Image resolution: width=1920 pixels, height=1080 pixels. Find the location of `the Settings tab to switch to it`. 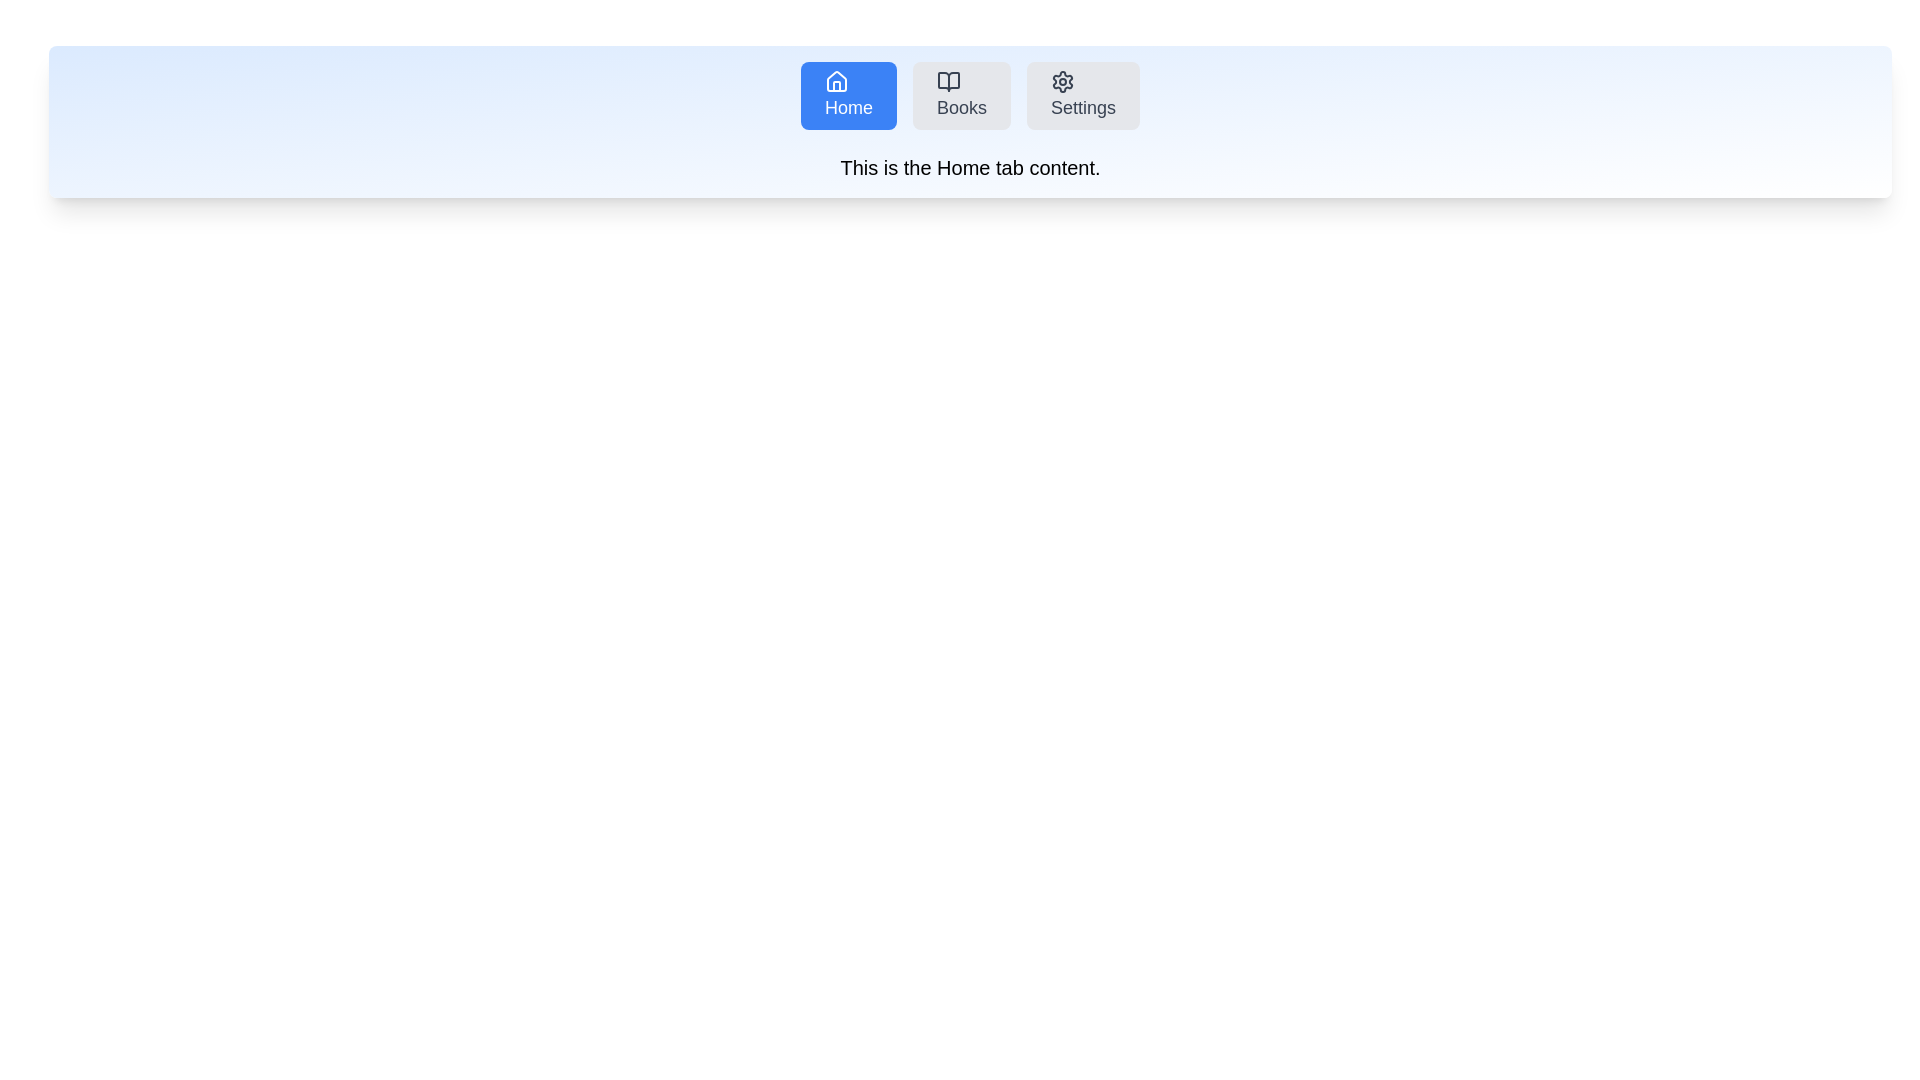

the Settings tab to switch to it is located at coordinates (1082, 96).